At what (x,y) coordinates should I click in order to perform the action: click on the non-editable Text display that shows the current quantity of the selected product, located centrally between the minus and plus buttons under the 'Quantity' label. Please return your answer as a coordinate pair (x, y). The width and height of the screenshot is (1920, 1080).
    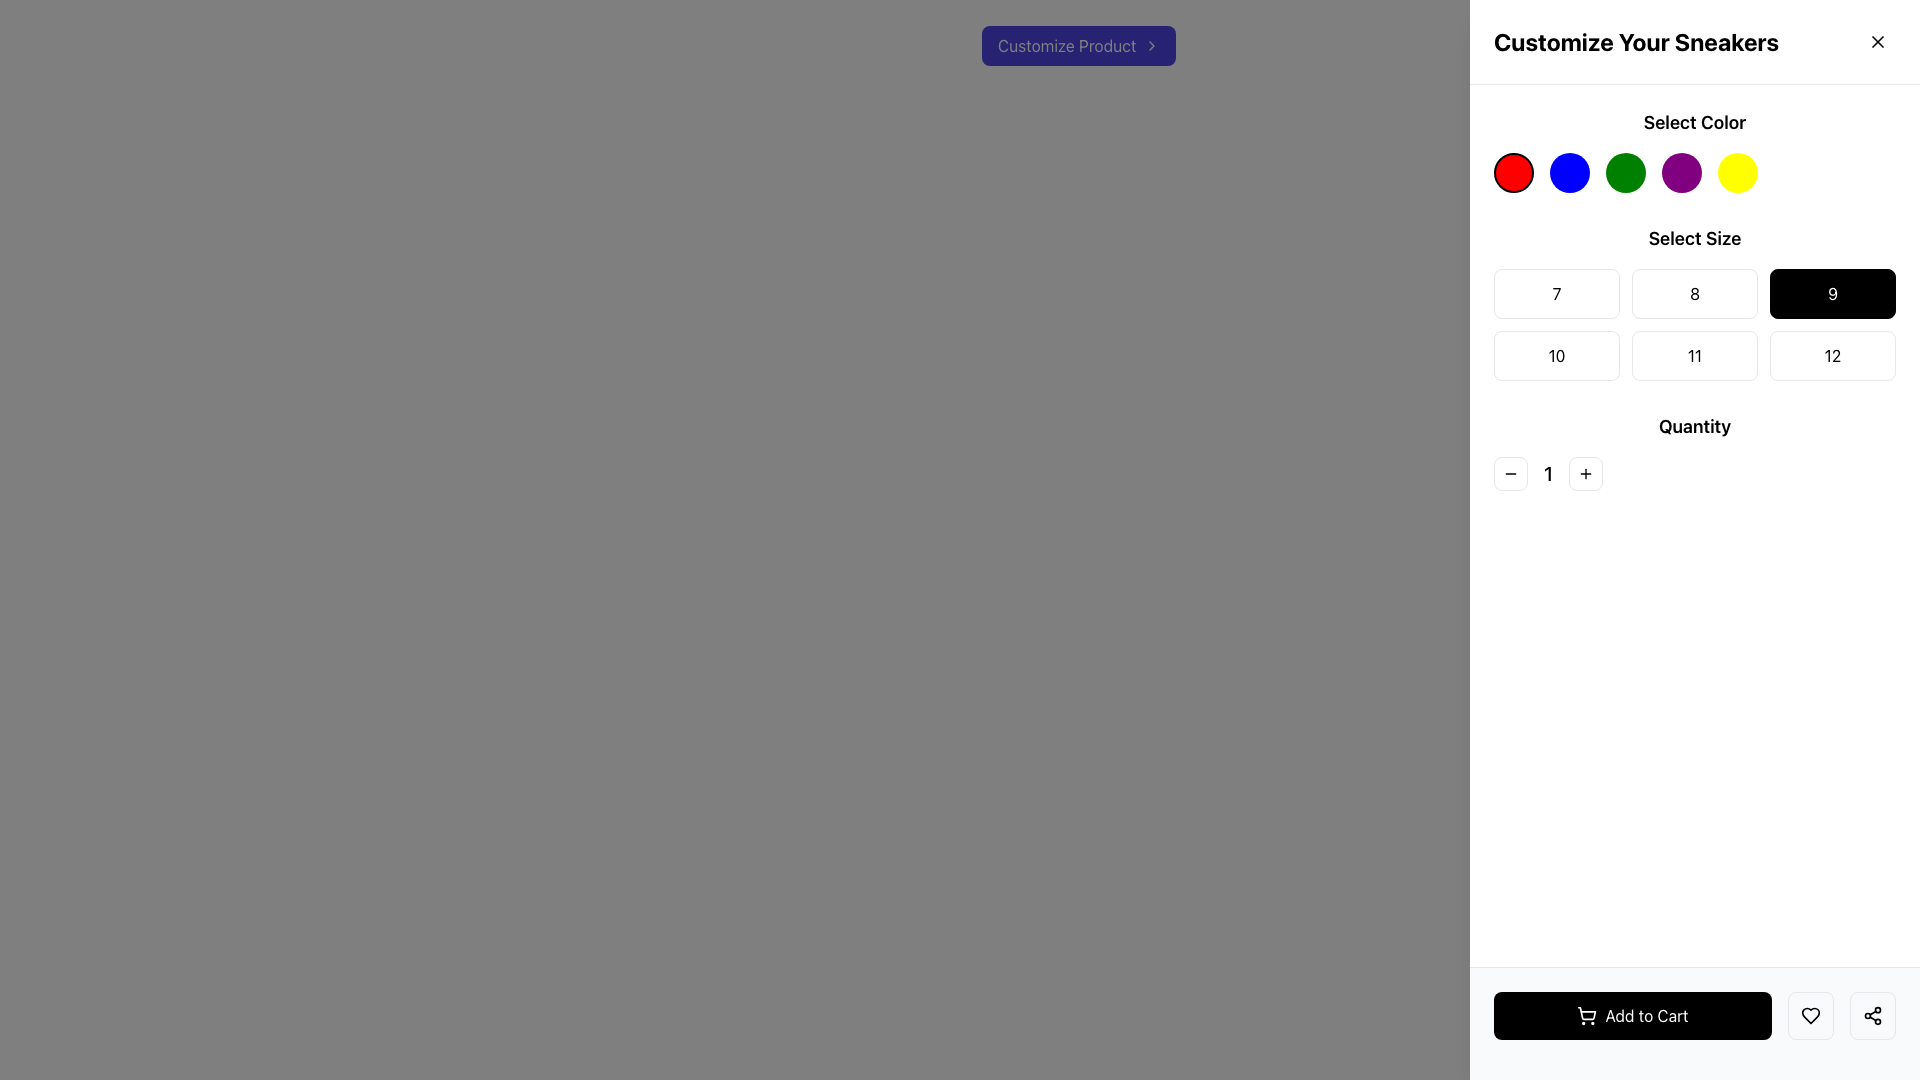
    Looking at the image, I should click on (1547, 474).